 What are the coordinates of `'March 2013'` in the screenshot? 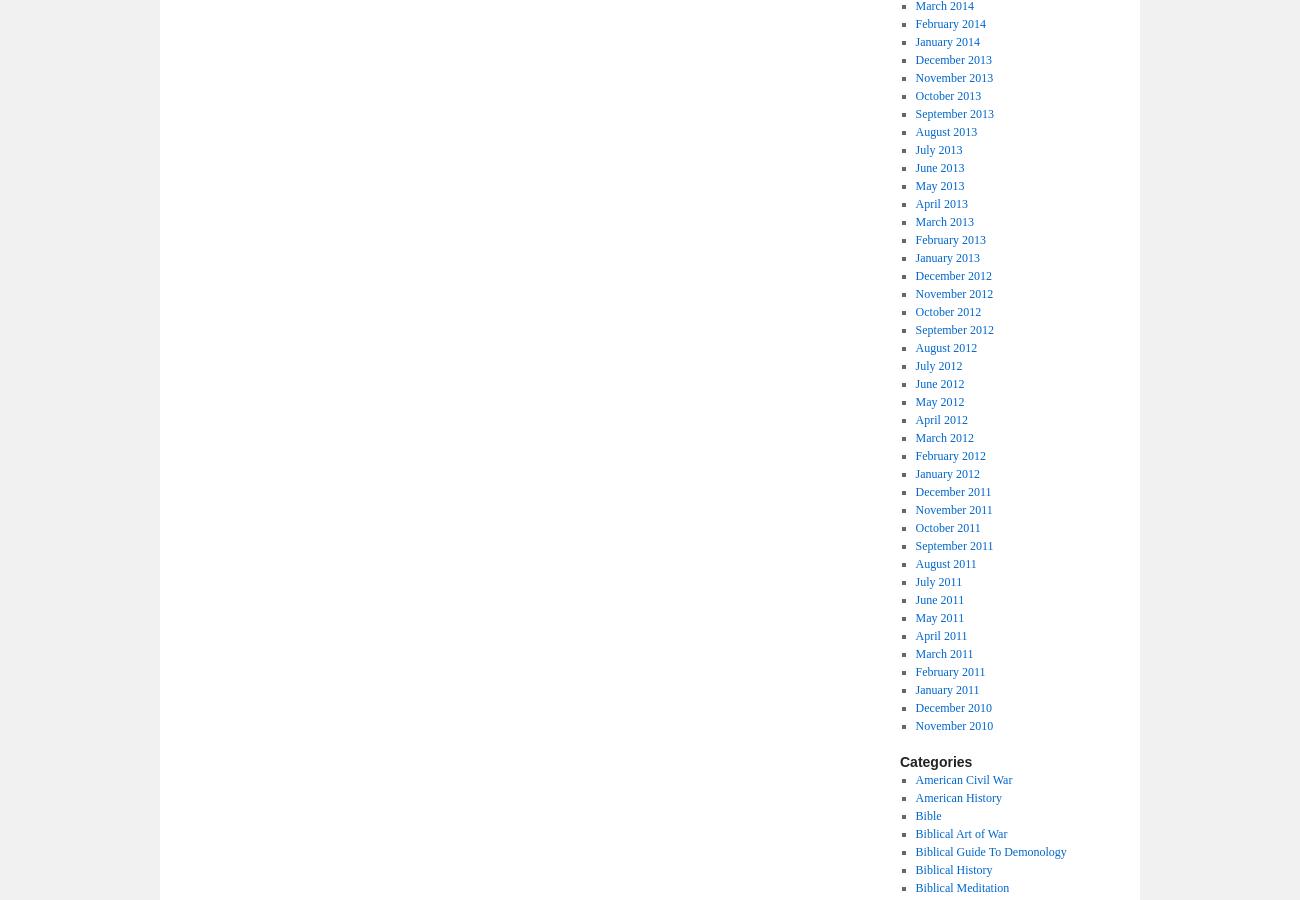 It's located at (913, 222).